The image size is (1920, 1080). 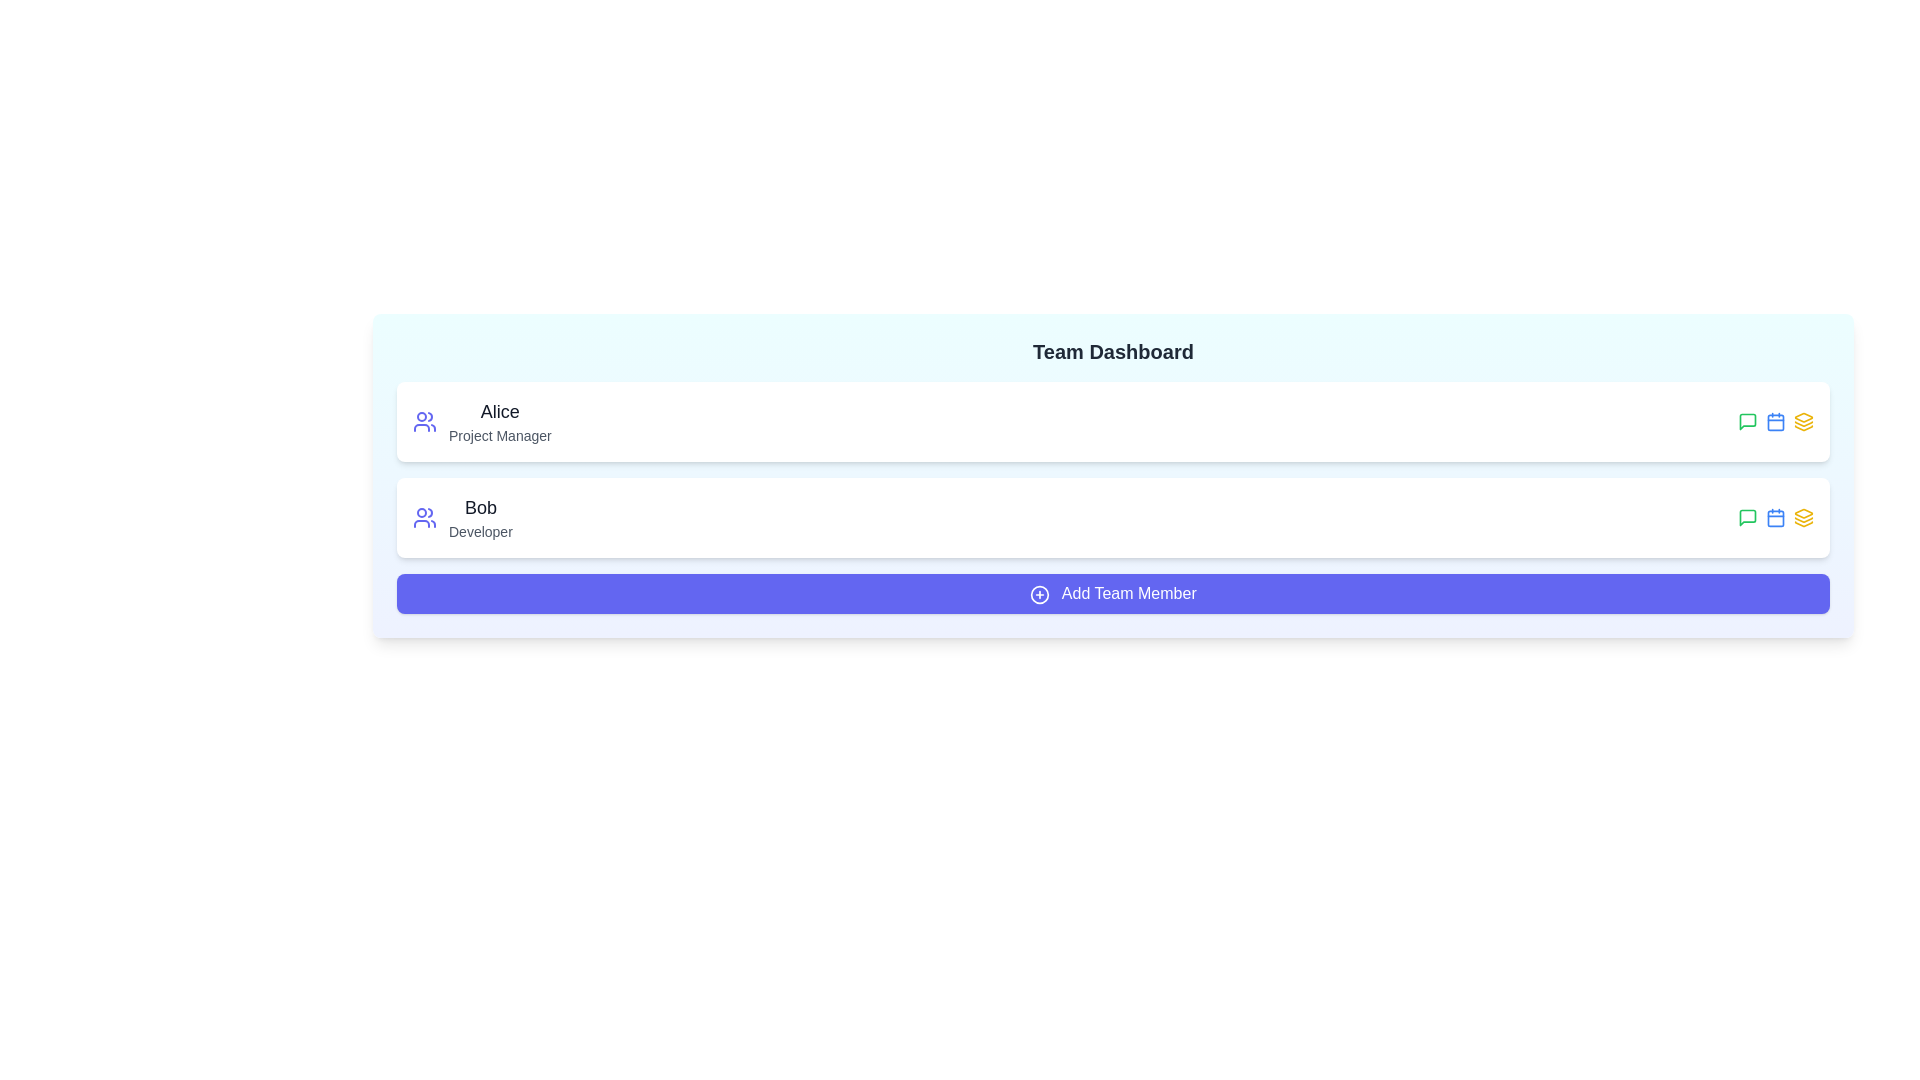 I want to click on the text label displaying 'Bob' and 'Developer' in the second user card, located slightly to the right of the user icon, so click(x=480, y=516).